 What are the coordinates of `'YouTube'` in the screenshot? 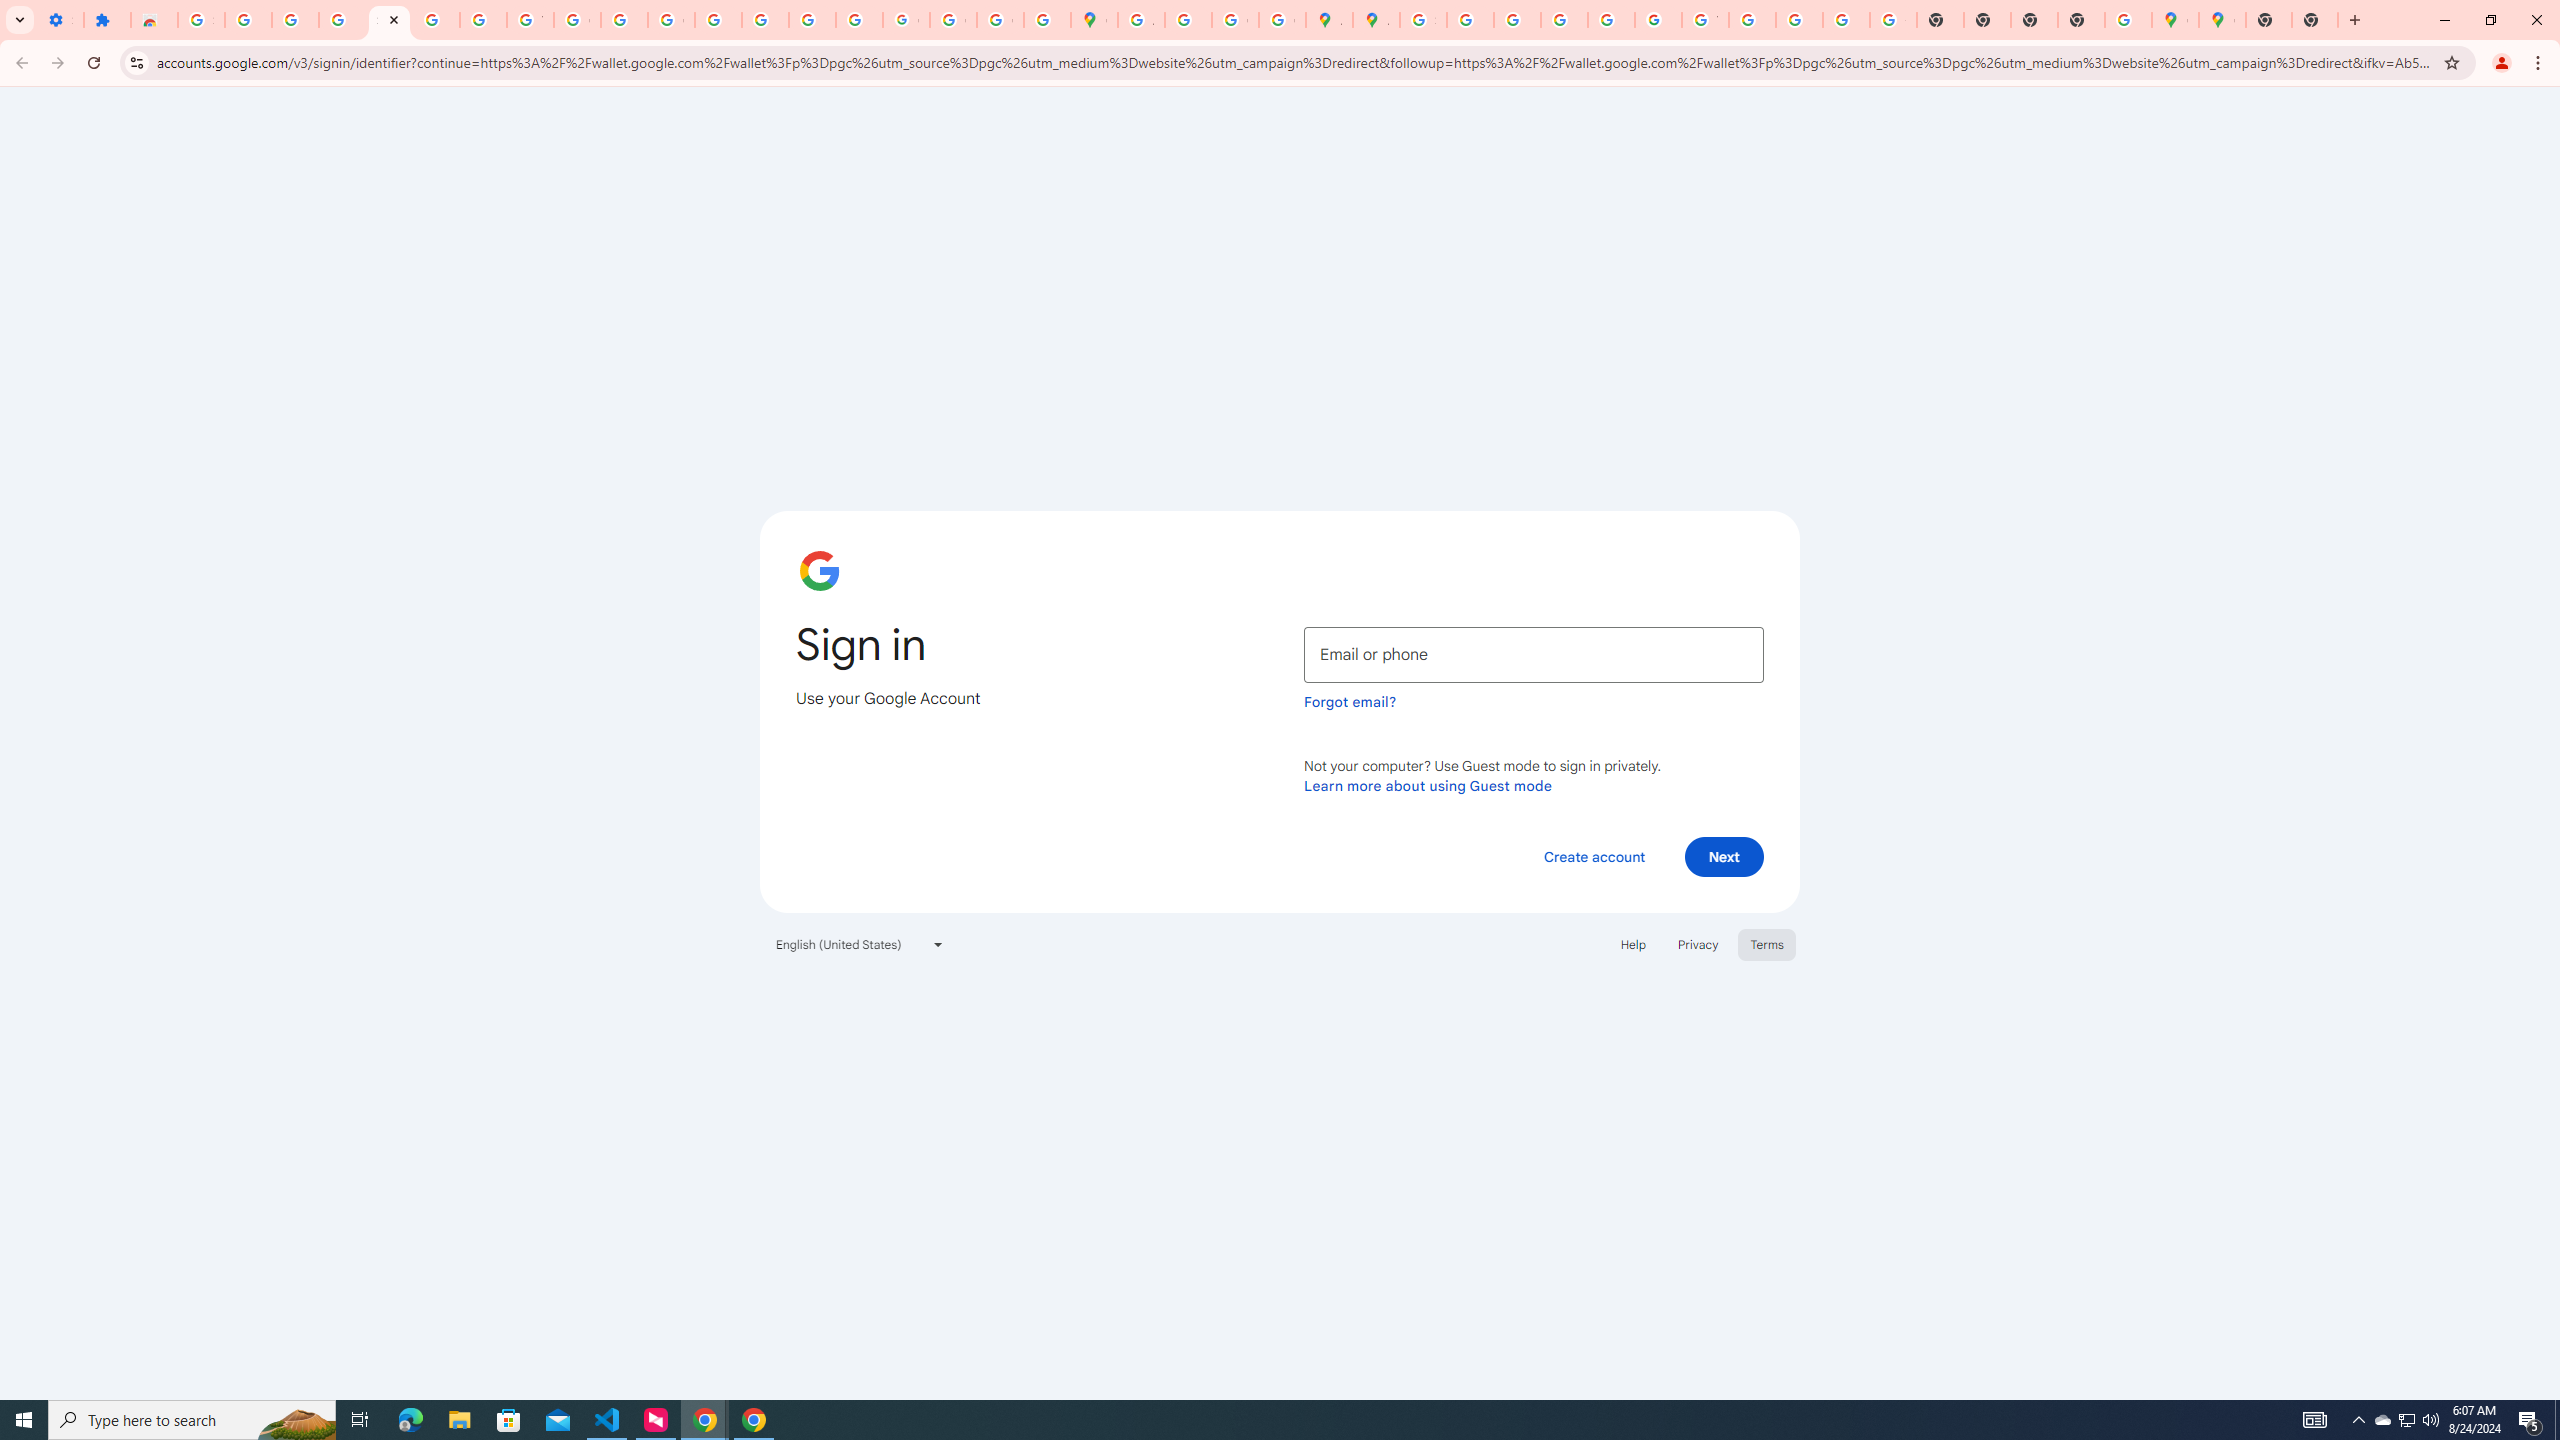 It's located at (530, 19).